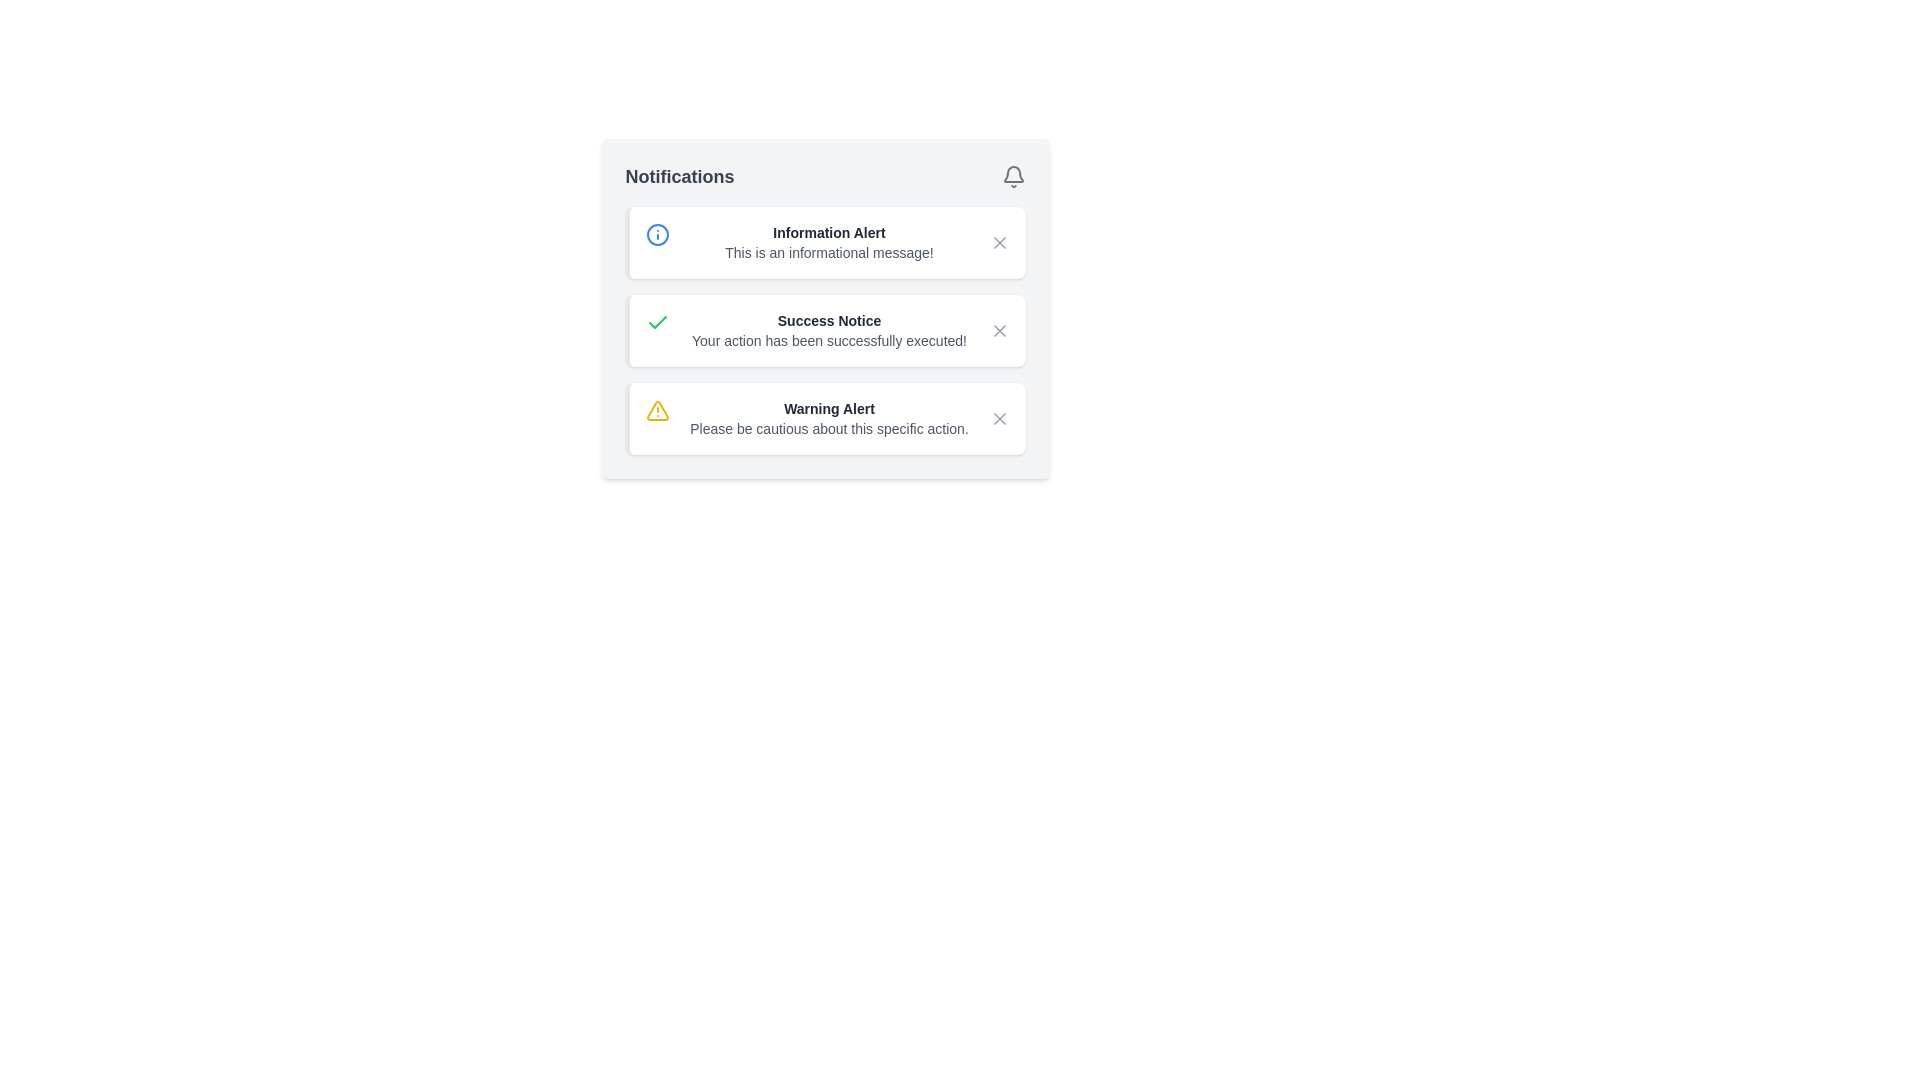 This screenshot has width=1920, height=1080. Describe the element at coordinates (999, 242) in the screenshot. I see `the close button of the 'Information Alert' notification to activate hover effects` at that location.